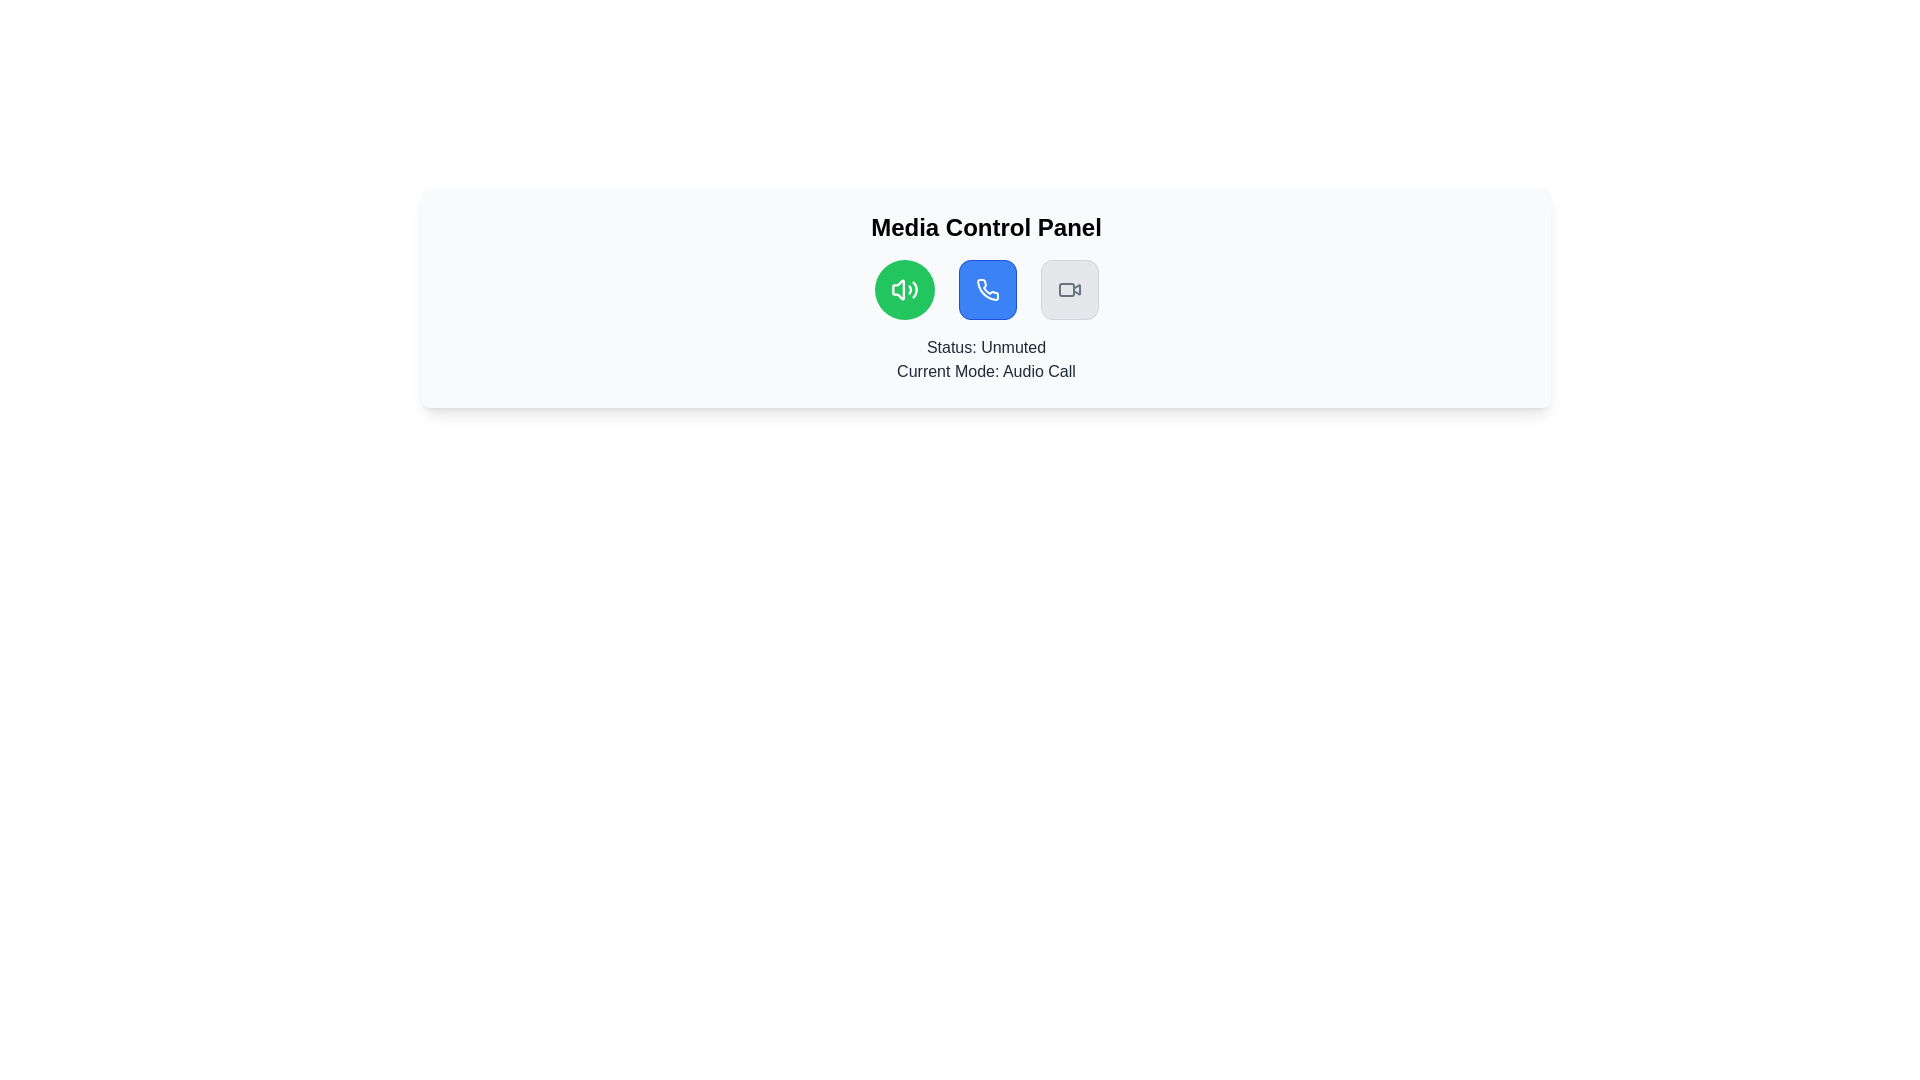  I want to click on the phone icon located in the middle blue button of the row beneath the 'Media Control Panel' label, so click(987, 289).